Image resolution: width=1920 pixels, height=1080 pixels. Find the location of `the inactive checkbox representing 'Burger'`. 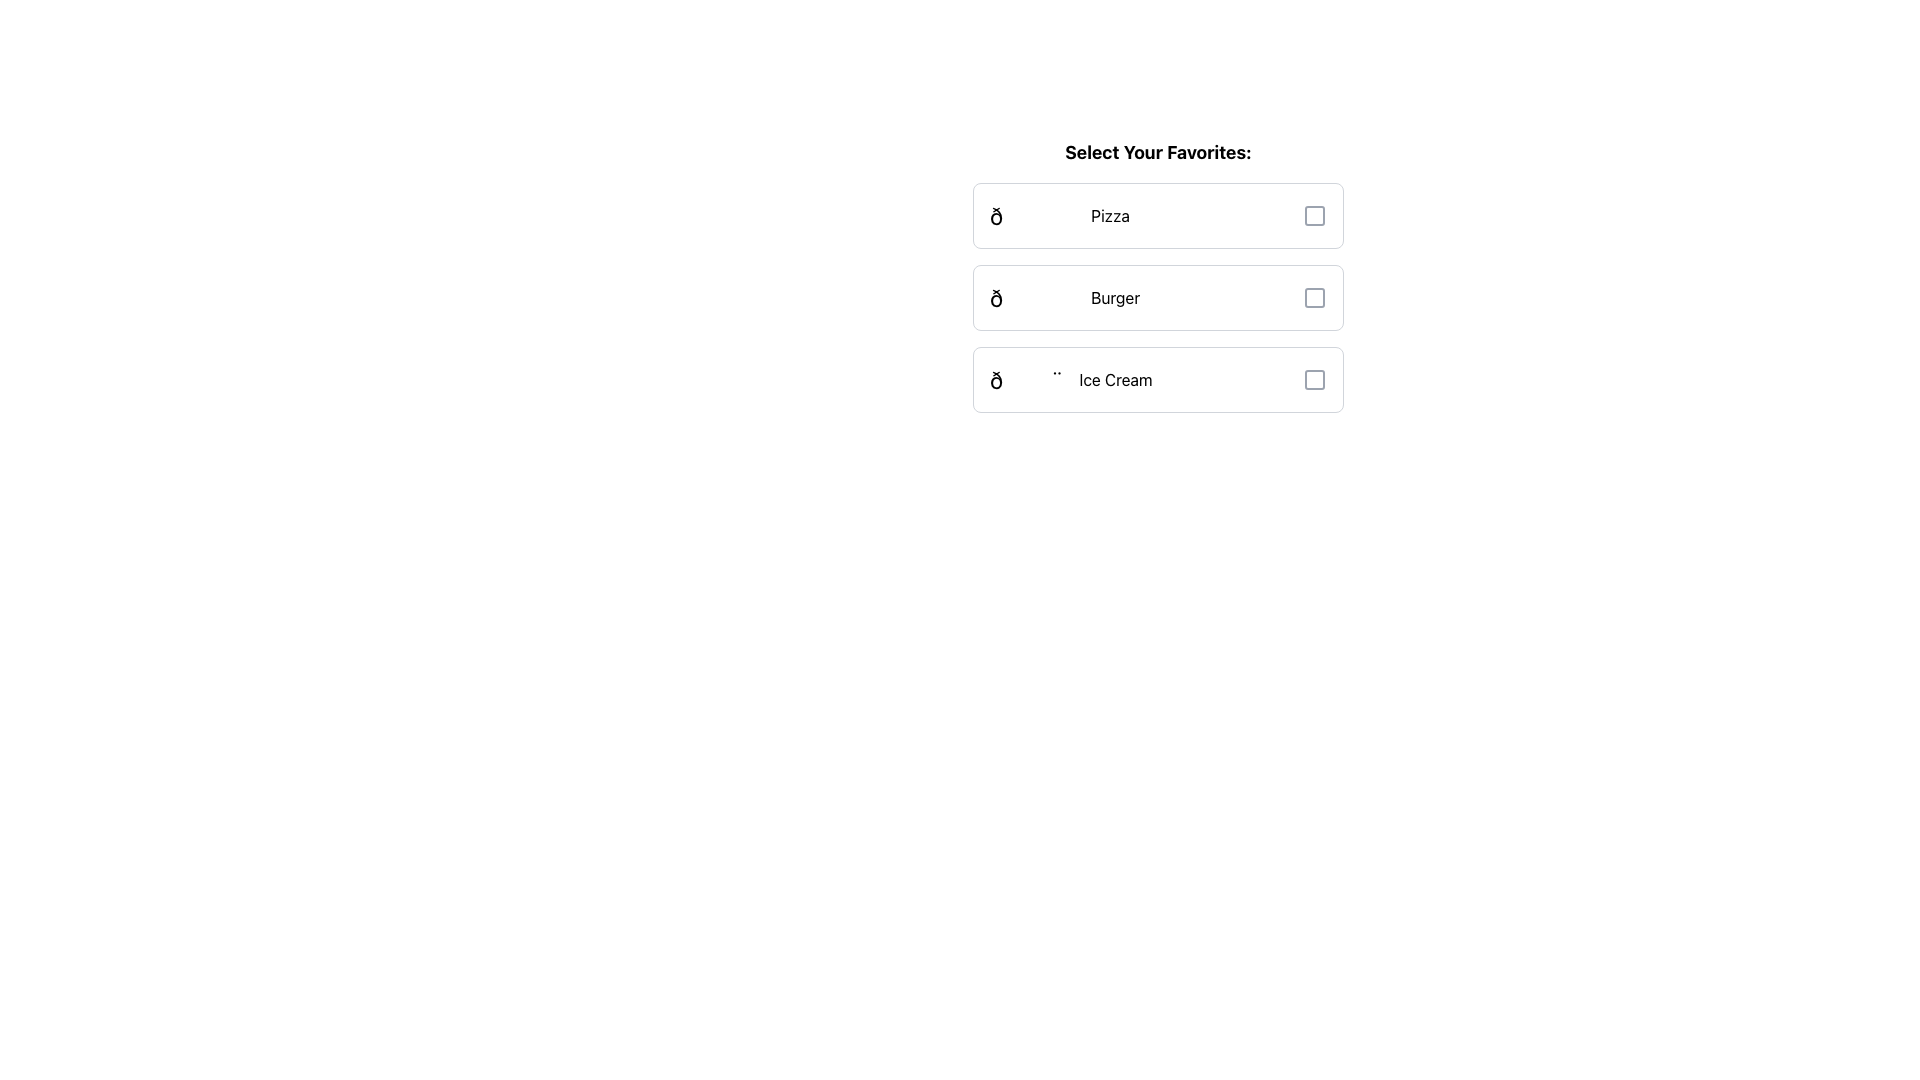

the inactive checkbox representing 'Burger' is located at coordinates (1315, 297).